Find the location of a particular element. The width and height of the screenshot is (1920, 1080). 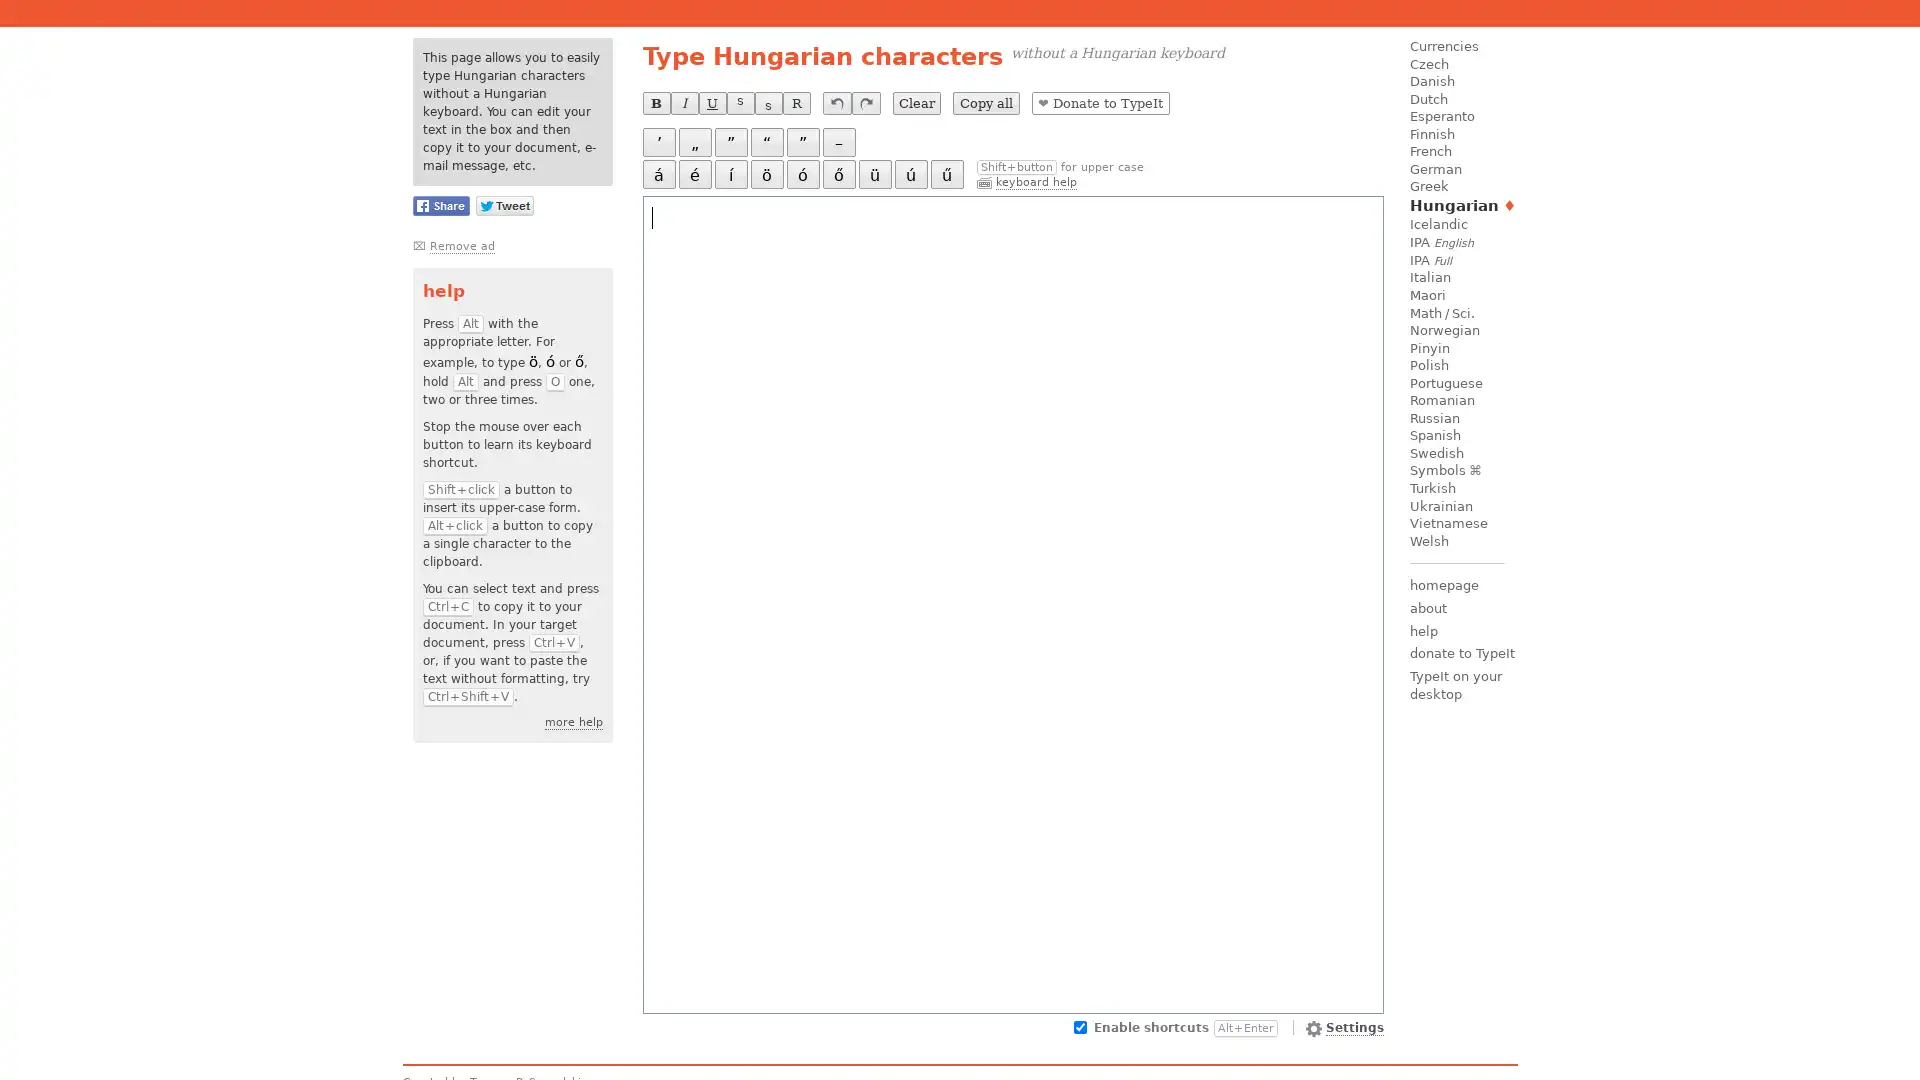

undo last operation (Ctrl+Z) is located at coordinates (836, 103).